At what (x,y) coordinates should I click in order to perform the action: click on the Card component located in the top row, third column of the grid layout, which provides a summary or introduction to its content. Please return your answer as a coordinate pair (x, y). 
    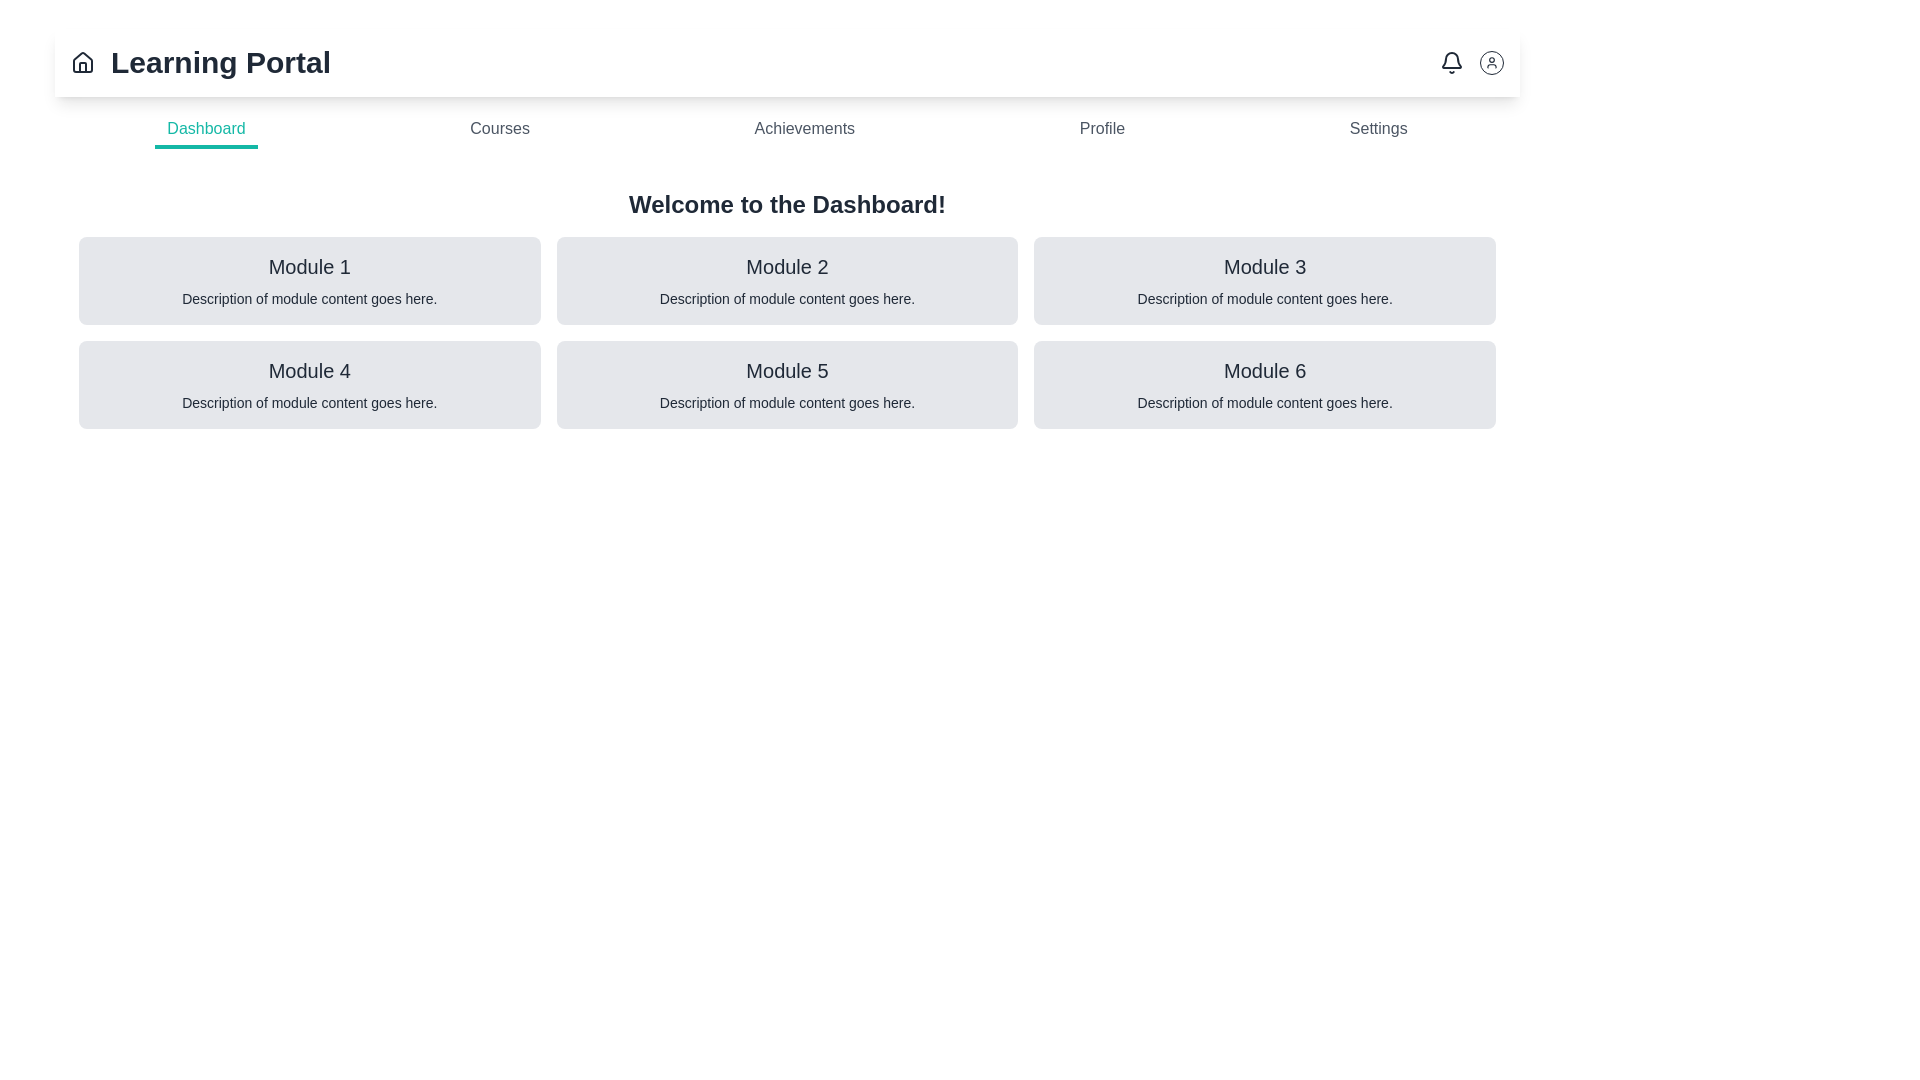
    Looking at the image, I should click on (1264, 281).